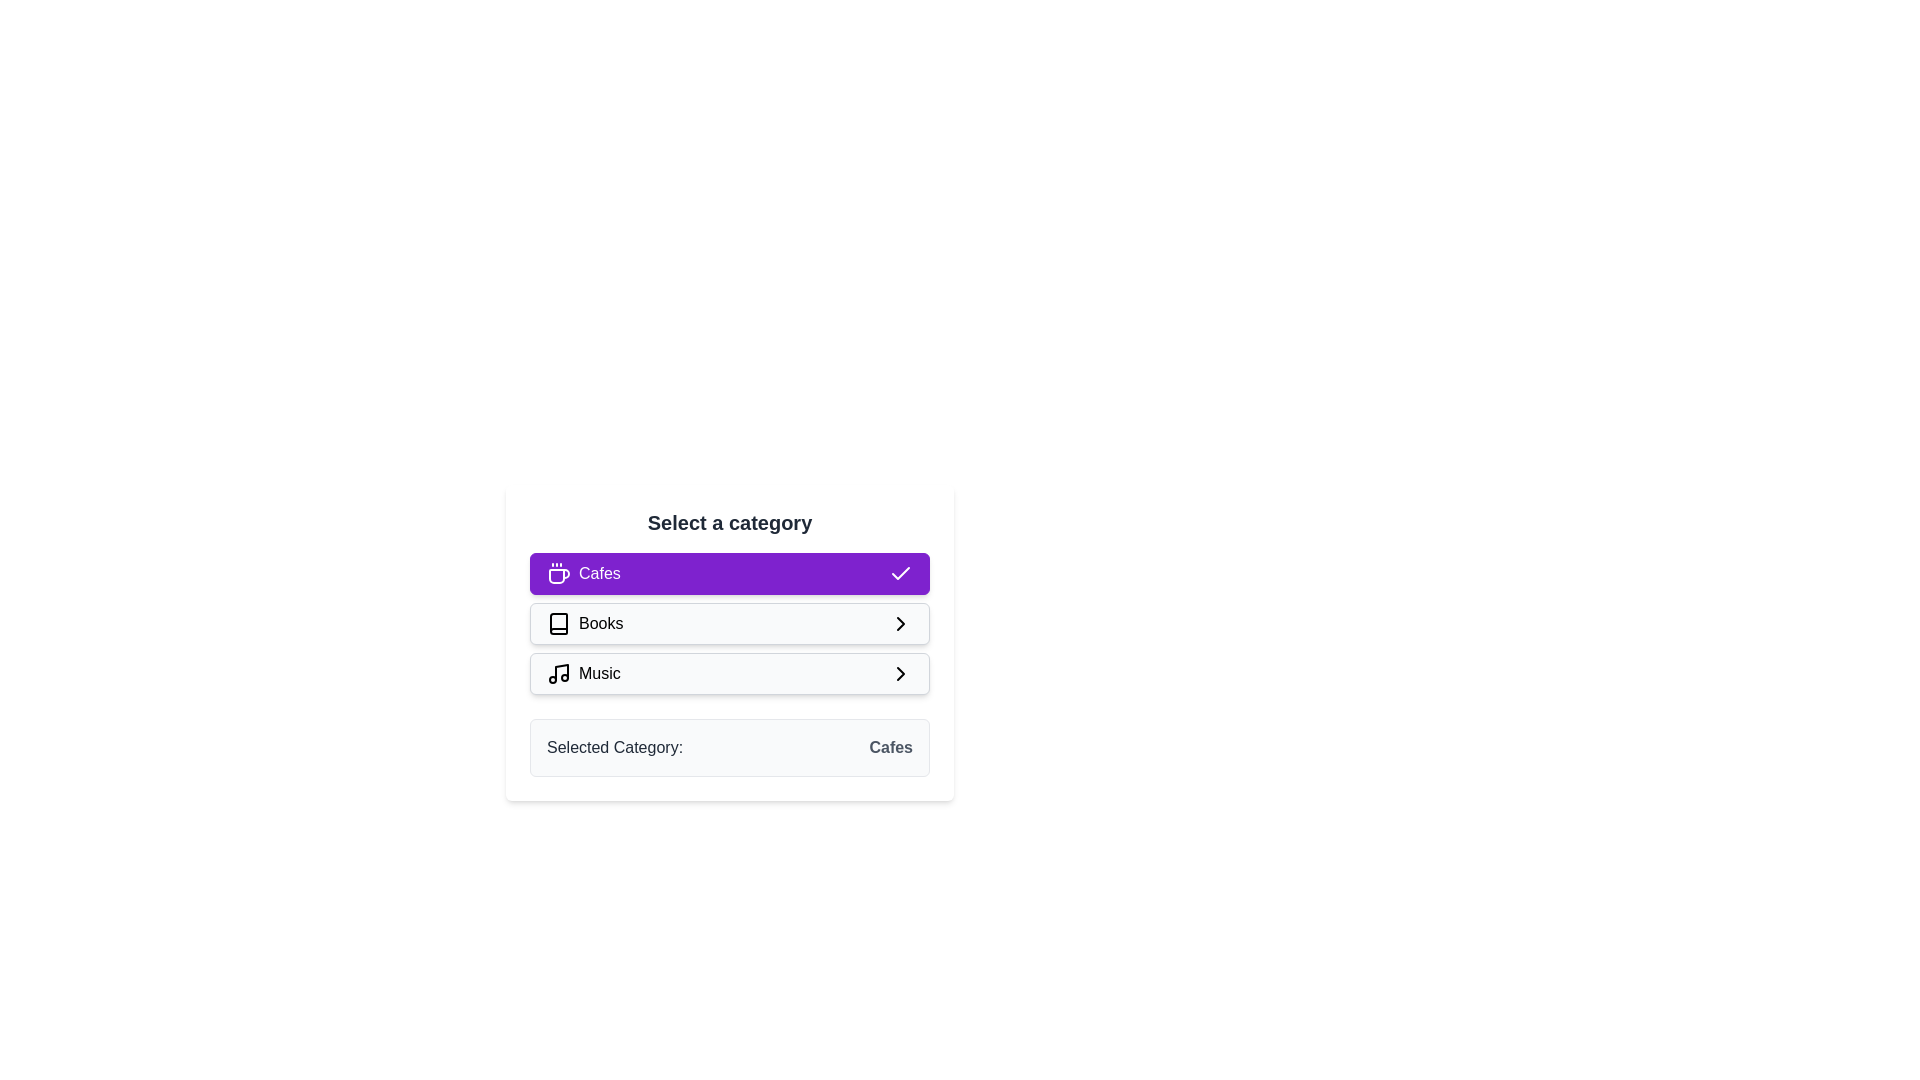  I want to click on the 'Cafes' category label, which is part of a selectable list item highlighted with a purple background and accompanied by a coffee cup icon, so click(582, 574).